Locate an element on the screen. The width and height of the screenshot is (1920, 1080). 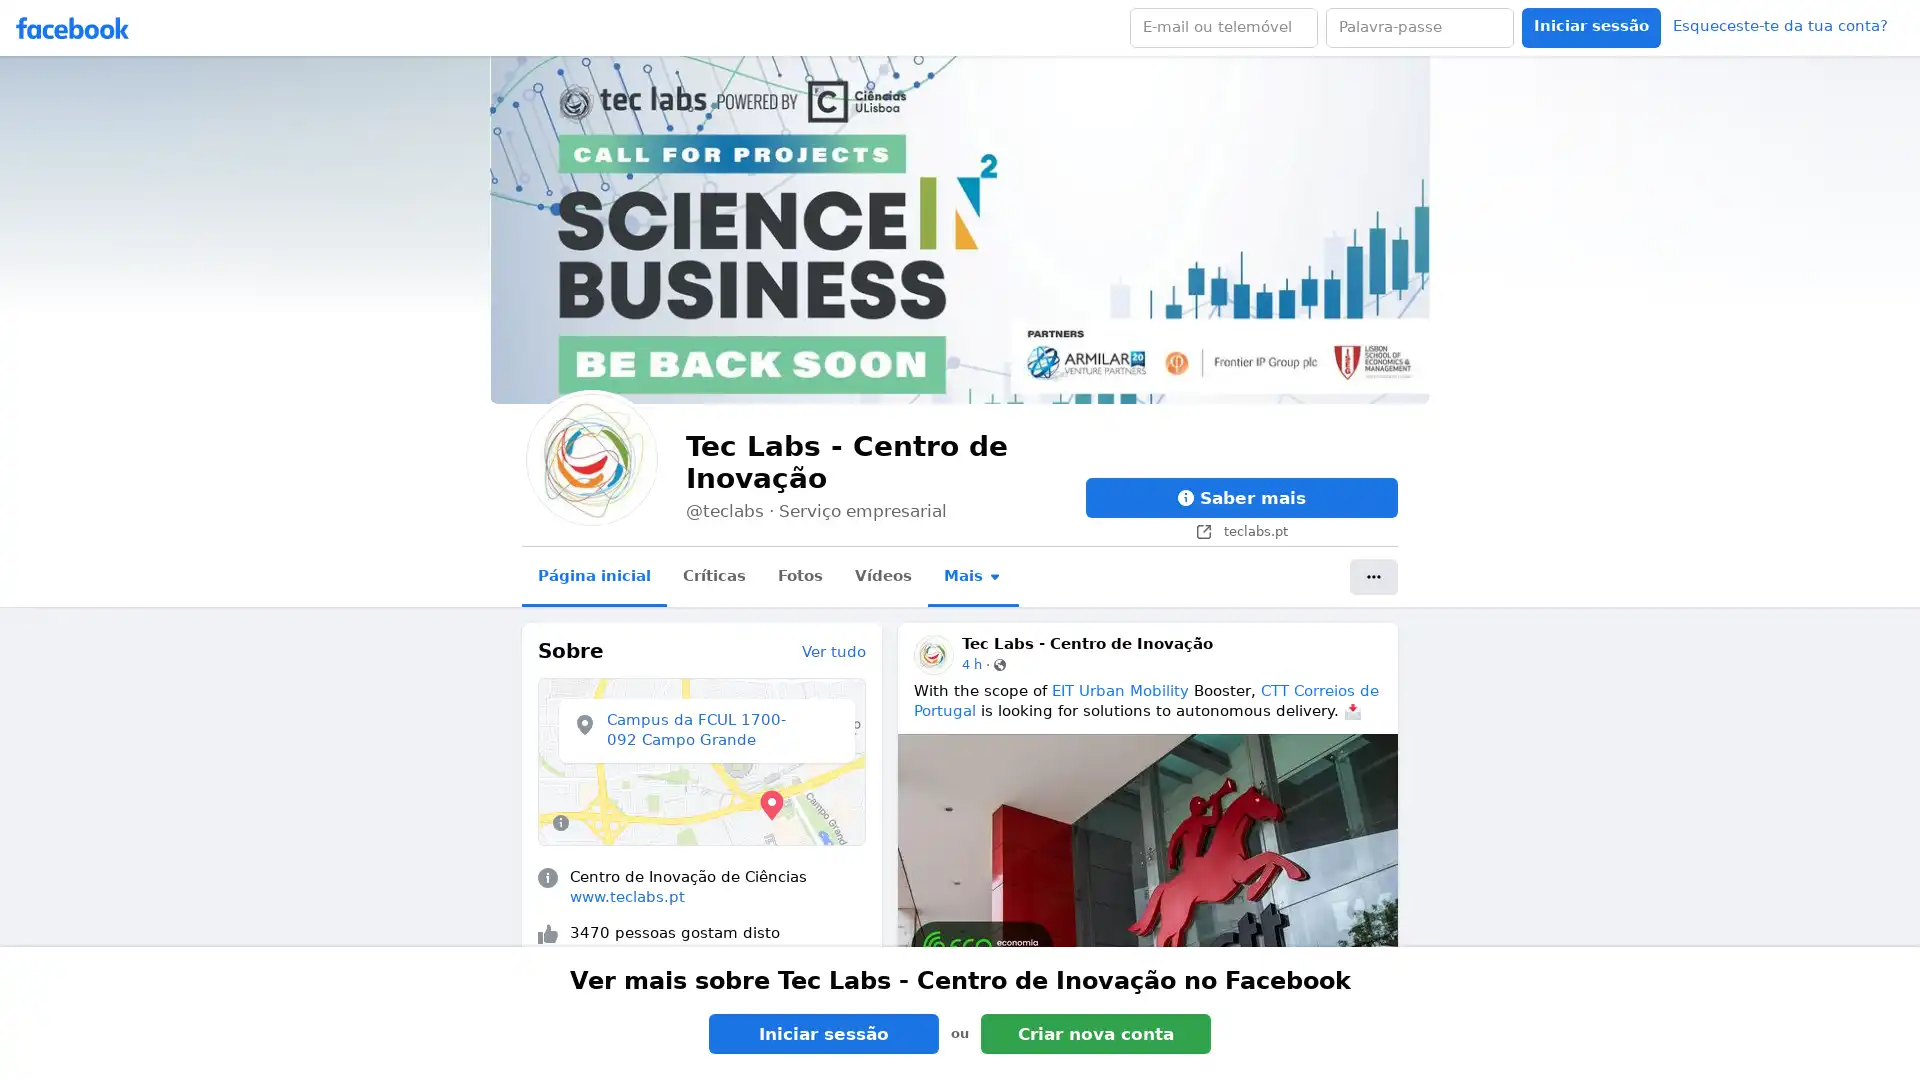
OK is located at coordinates (1163, 596).